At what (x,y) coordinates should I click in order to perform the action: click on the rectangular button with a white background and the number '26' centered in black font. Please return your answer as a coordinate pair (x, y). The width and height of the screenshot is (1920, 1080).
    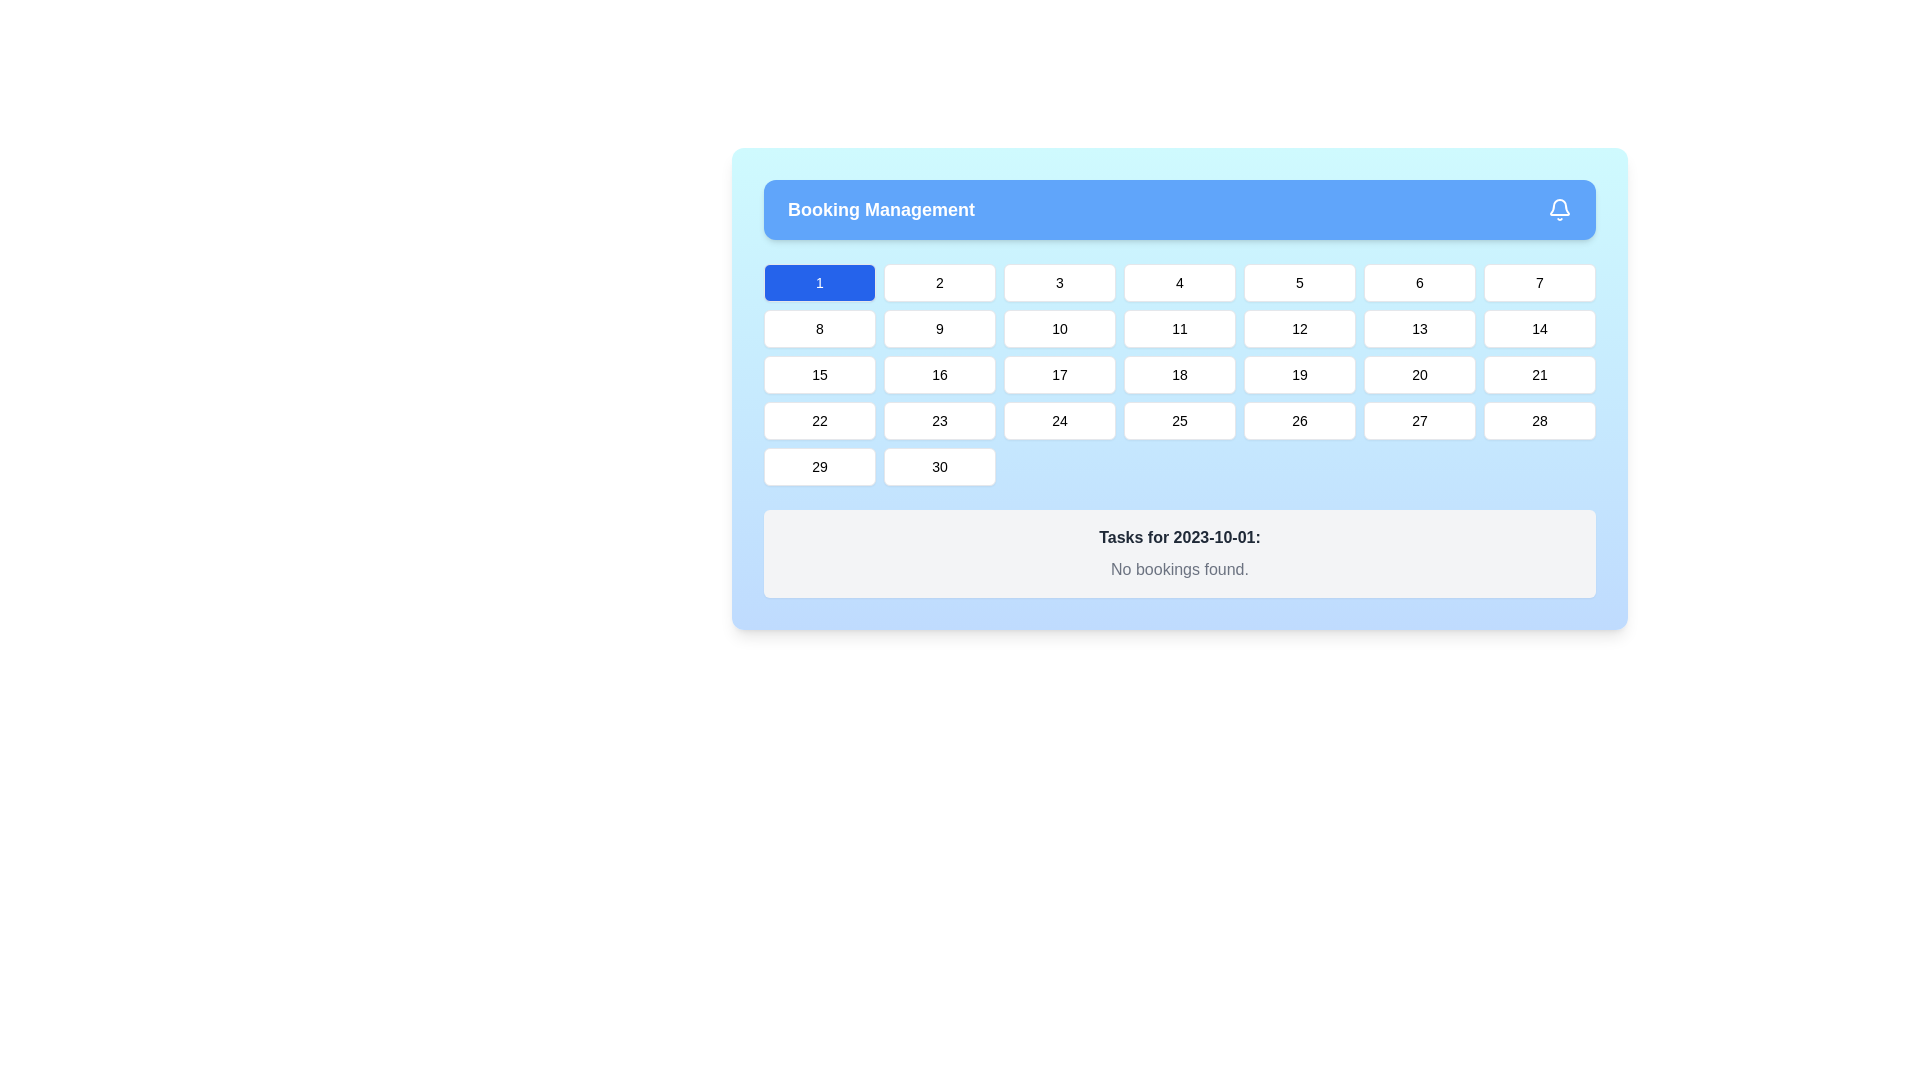
    Looking at the image, I should click on (1300, 419).